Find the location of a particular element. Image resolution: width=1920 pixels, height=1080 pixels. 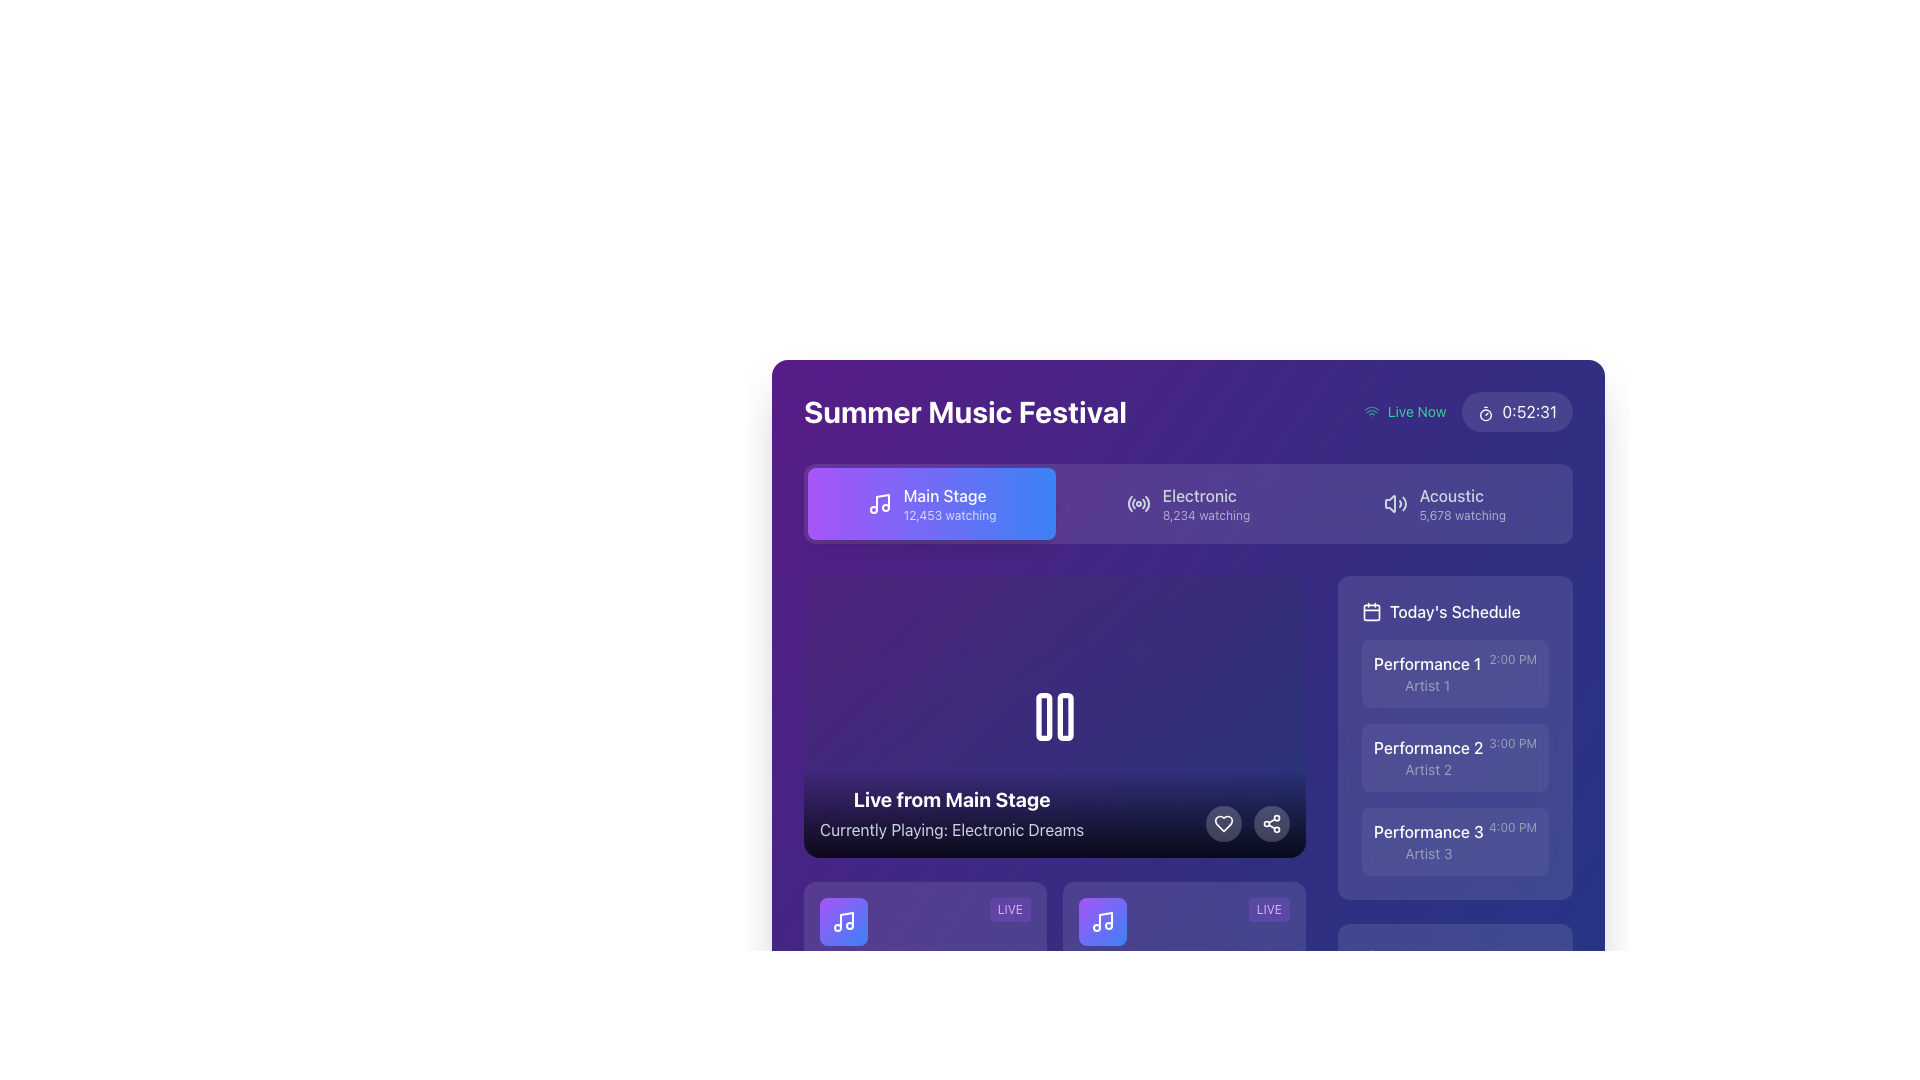

title text element located at the top-left corner of the visible interface, which indicates the context of the presented content is located at coordinates (965, 411).